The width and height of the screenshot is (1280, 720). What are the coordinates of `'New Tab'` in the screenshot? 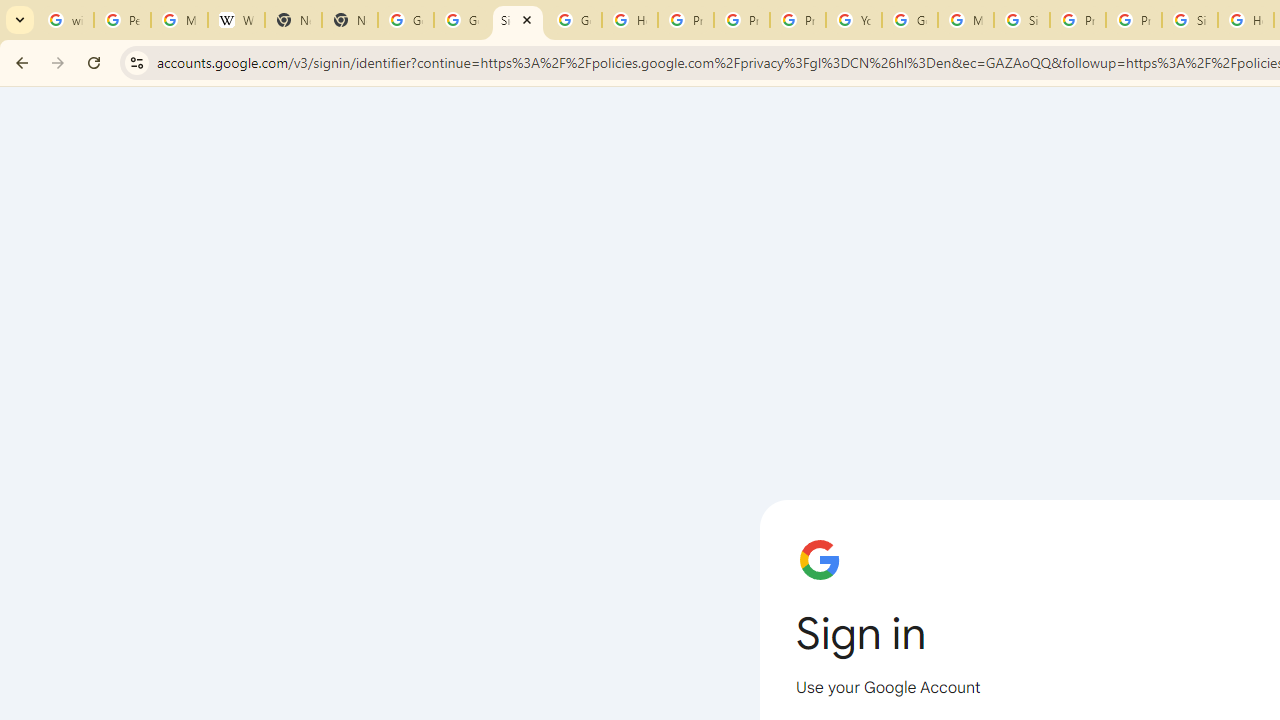 It's located at (350, 20).